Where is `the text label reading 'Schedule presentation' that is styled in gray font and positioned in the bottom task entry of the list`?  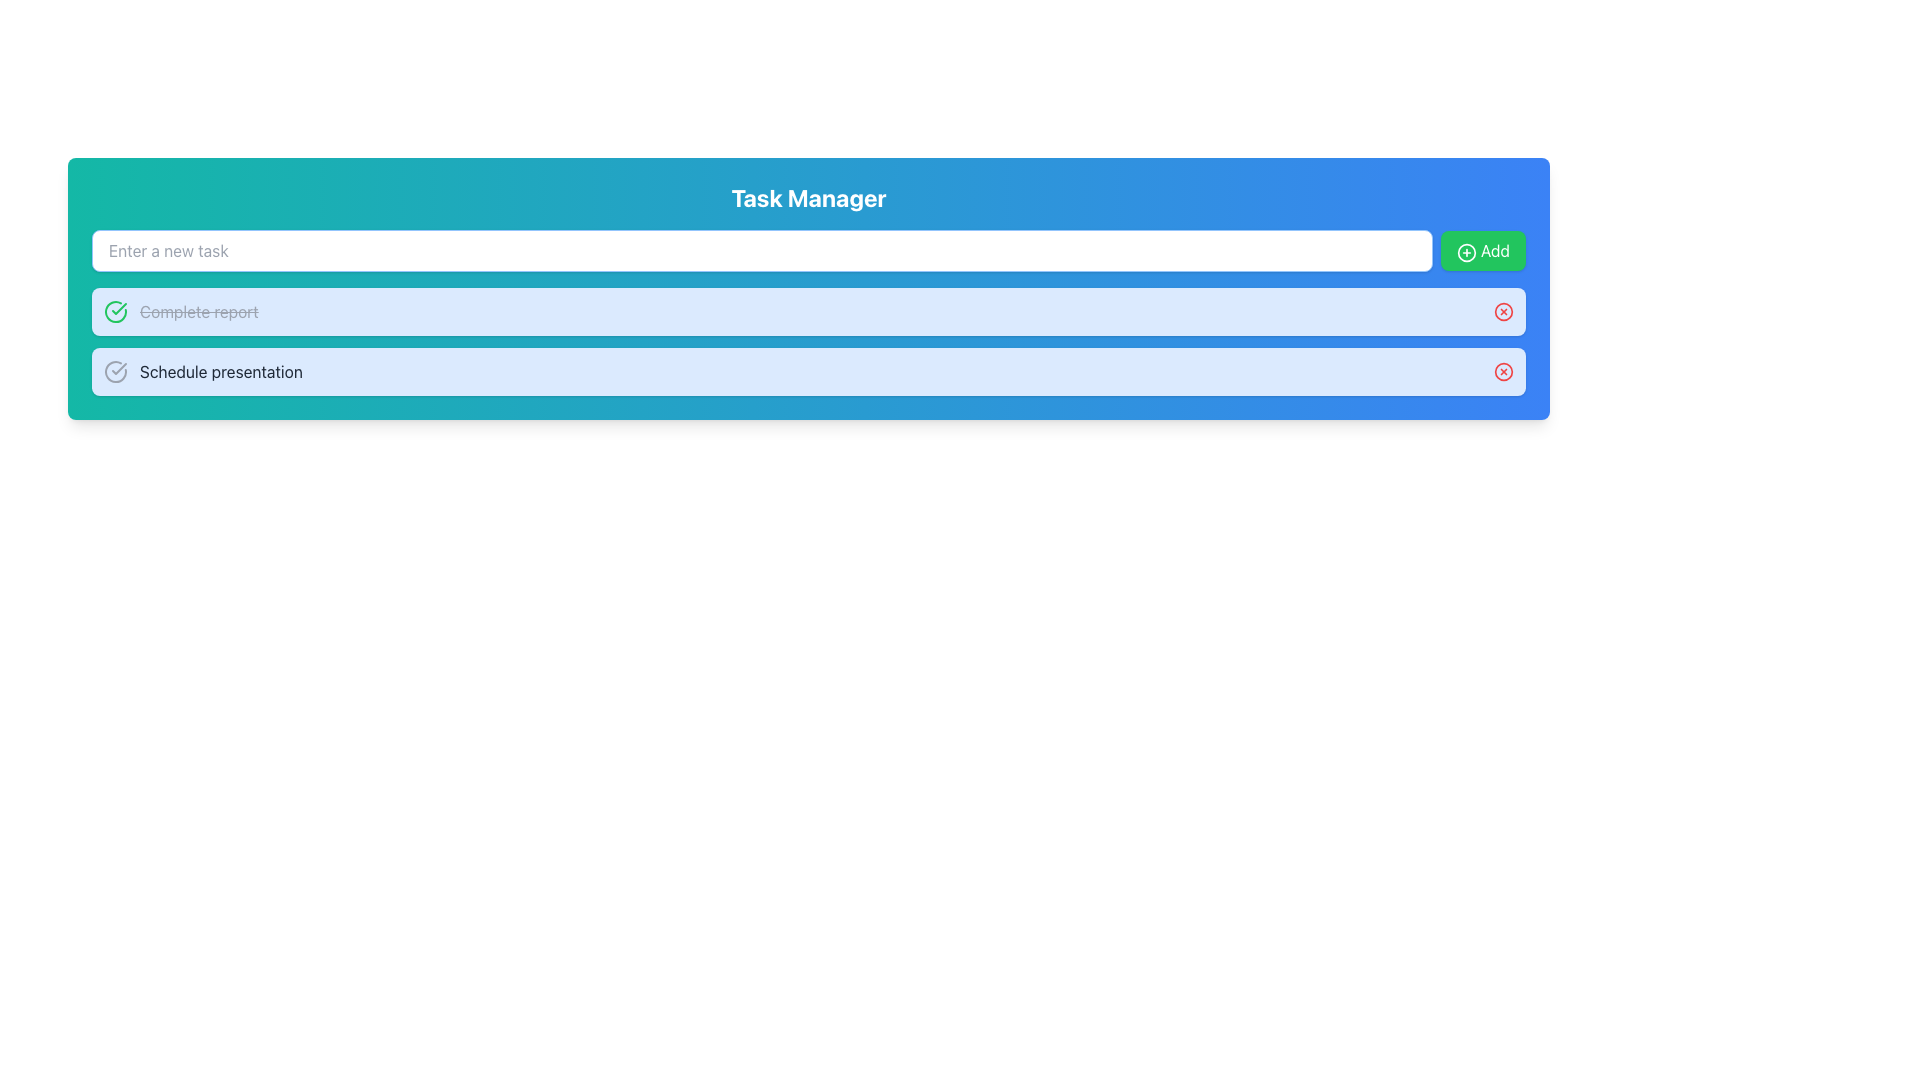 the text label reading 'Schedule presentation' that is styled in gray font and positioned in the bottom task entry of the list is located at coordinates (221, 371).